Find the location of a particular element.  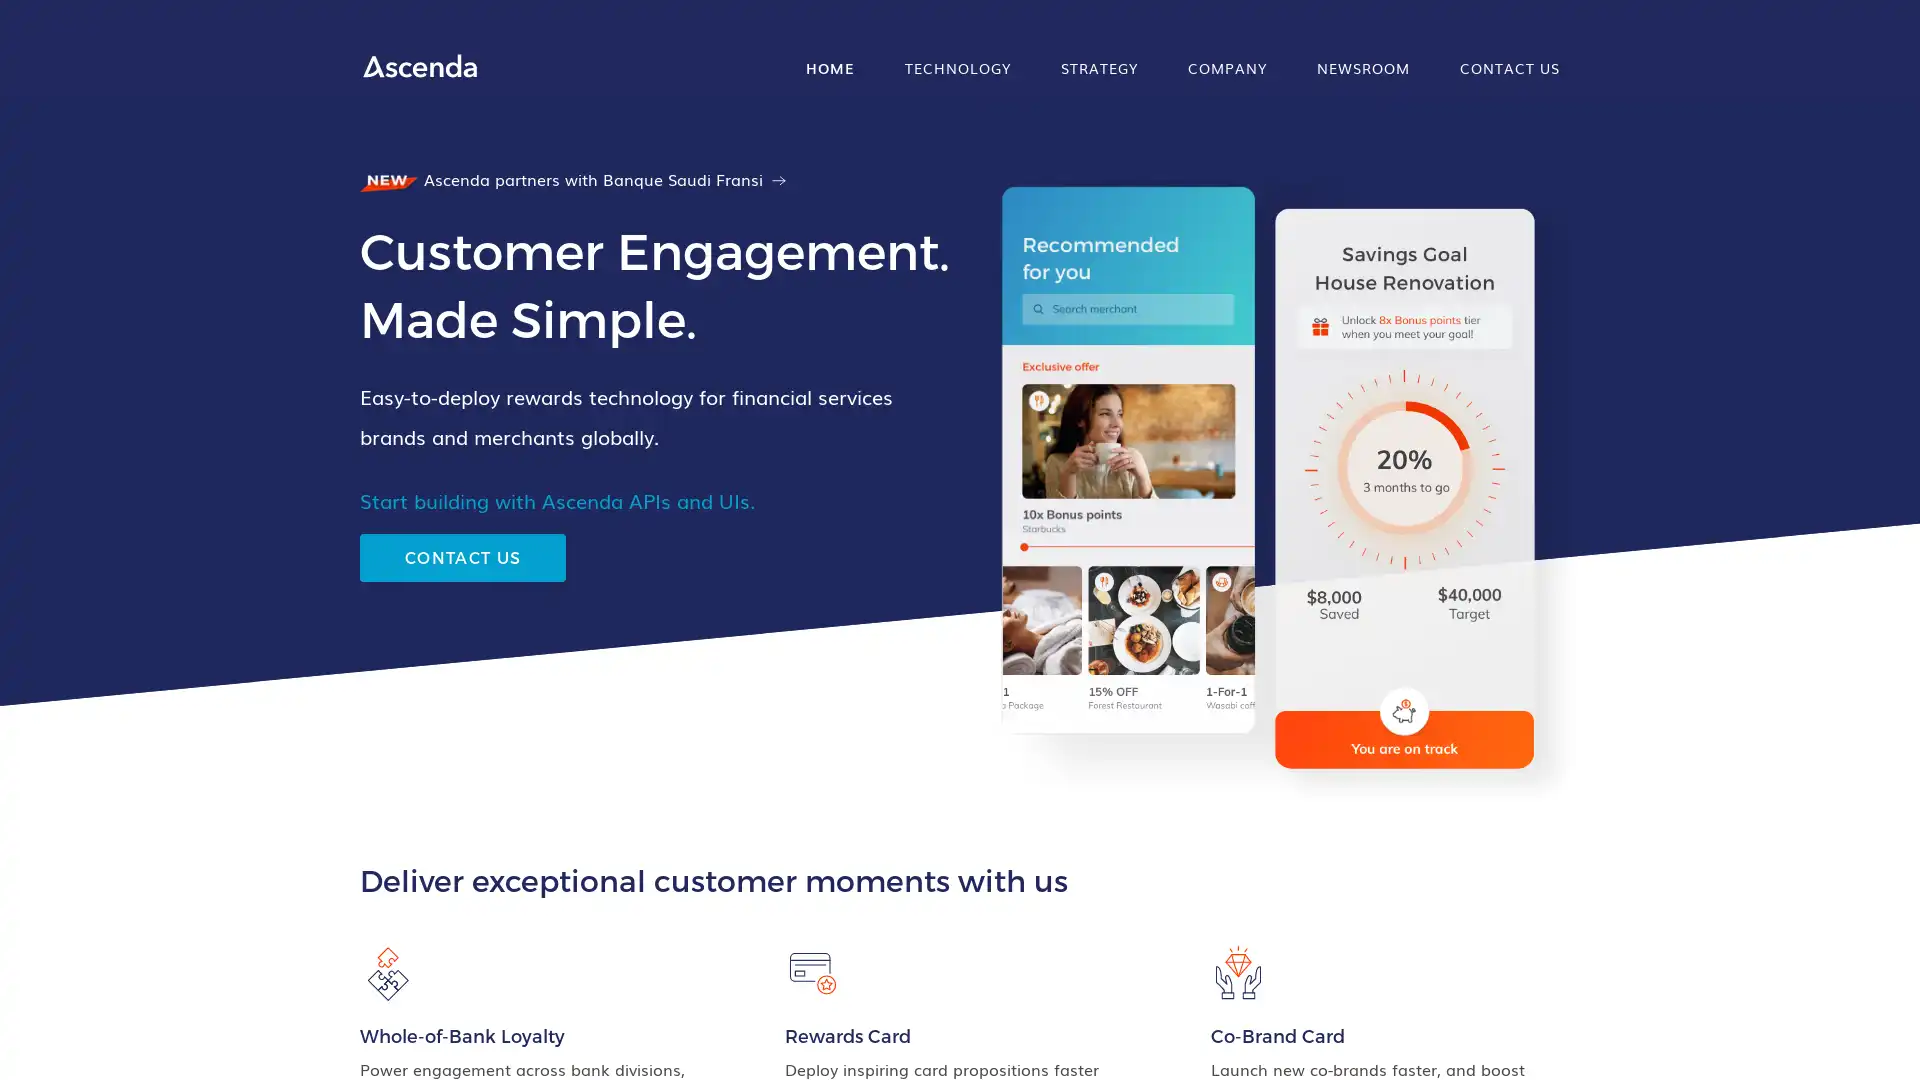

animation is located at coordinates (1236, 972).